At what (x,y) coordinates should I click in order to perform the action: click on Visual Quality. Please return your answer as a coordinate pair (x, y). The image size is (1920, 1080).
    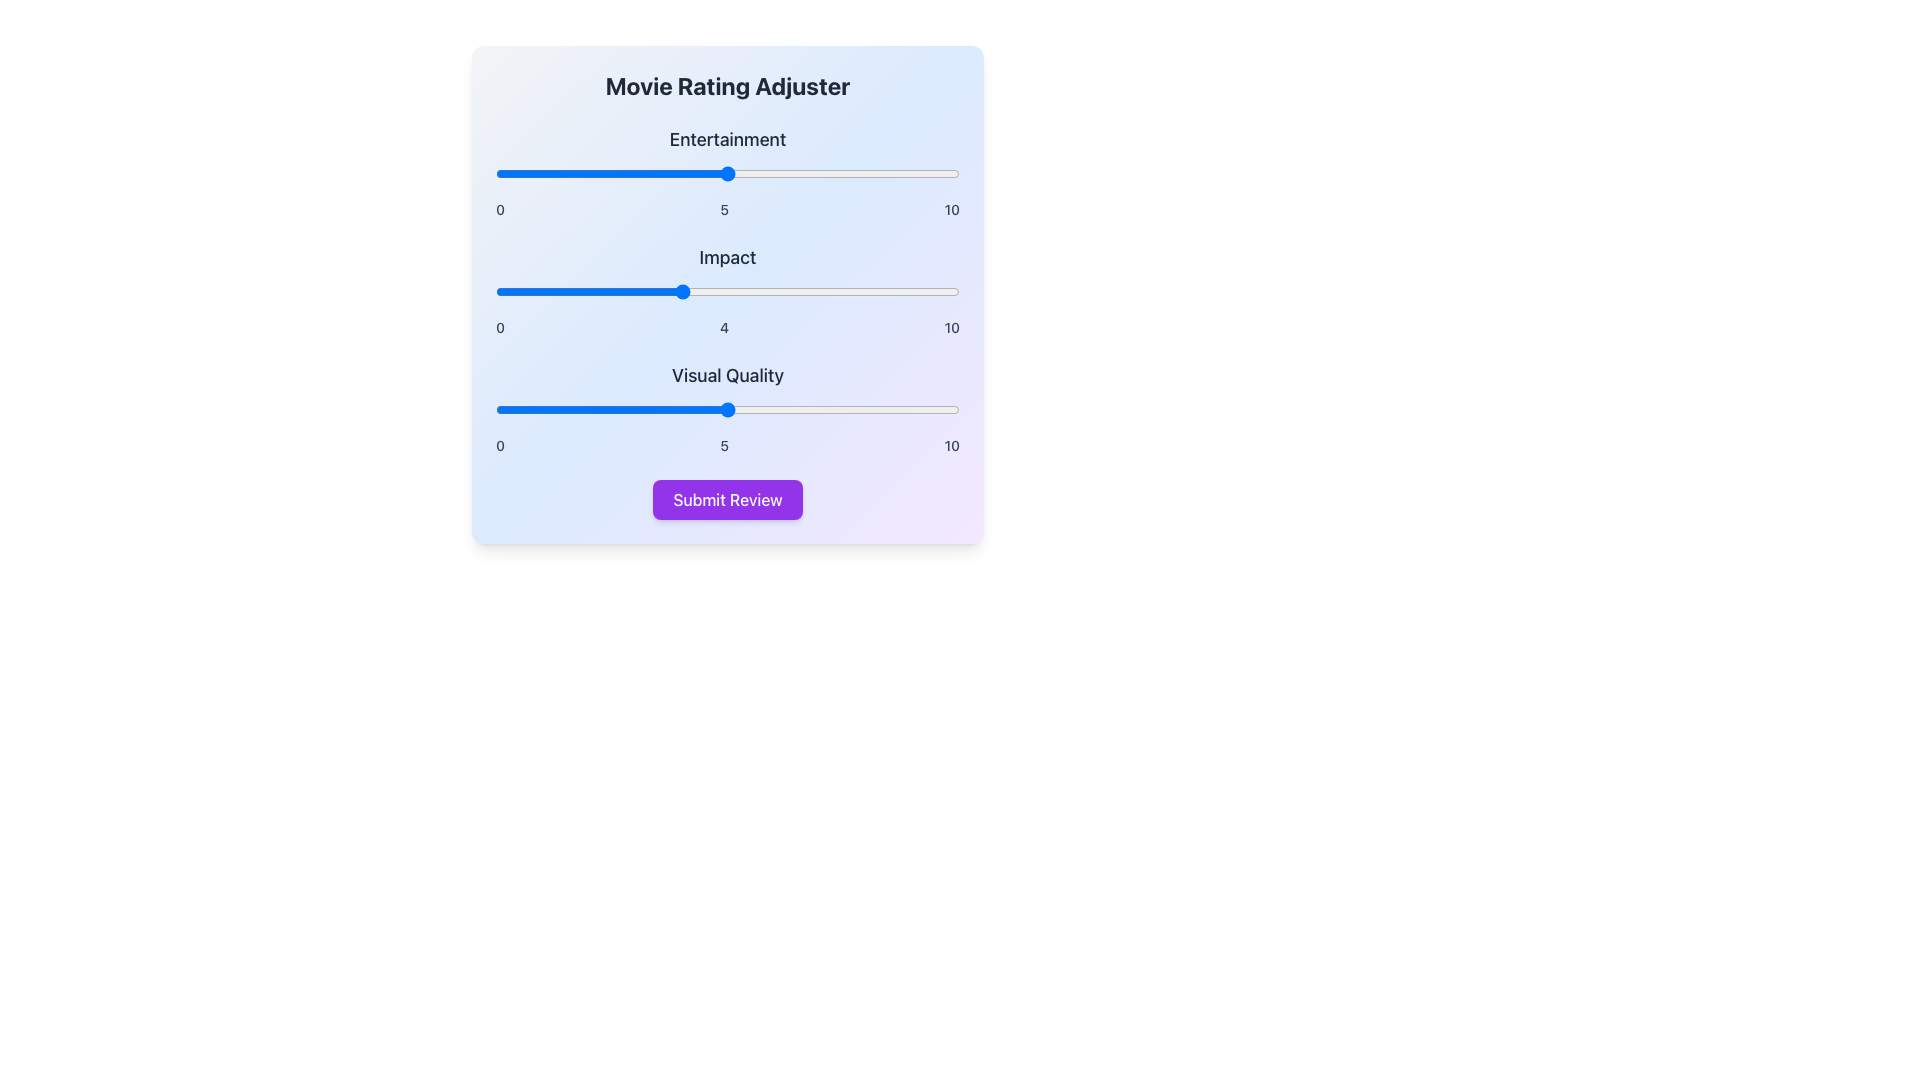
    Looking at the image, I should click on (820, 408).